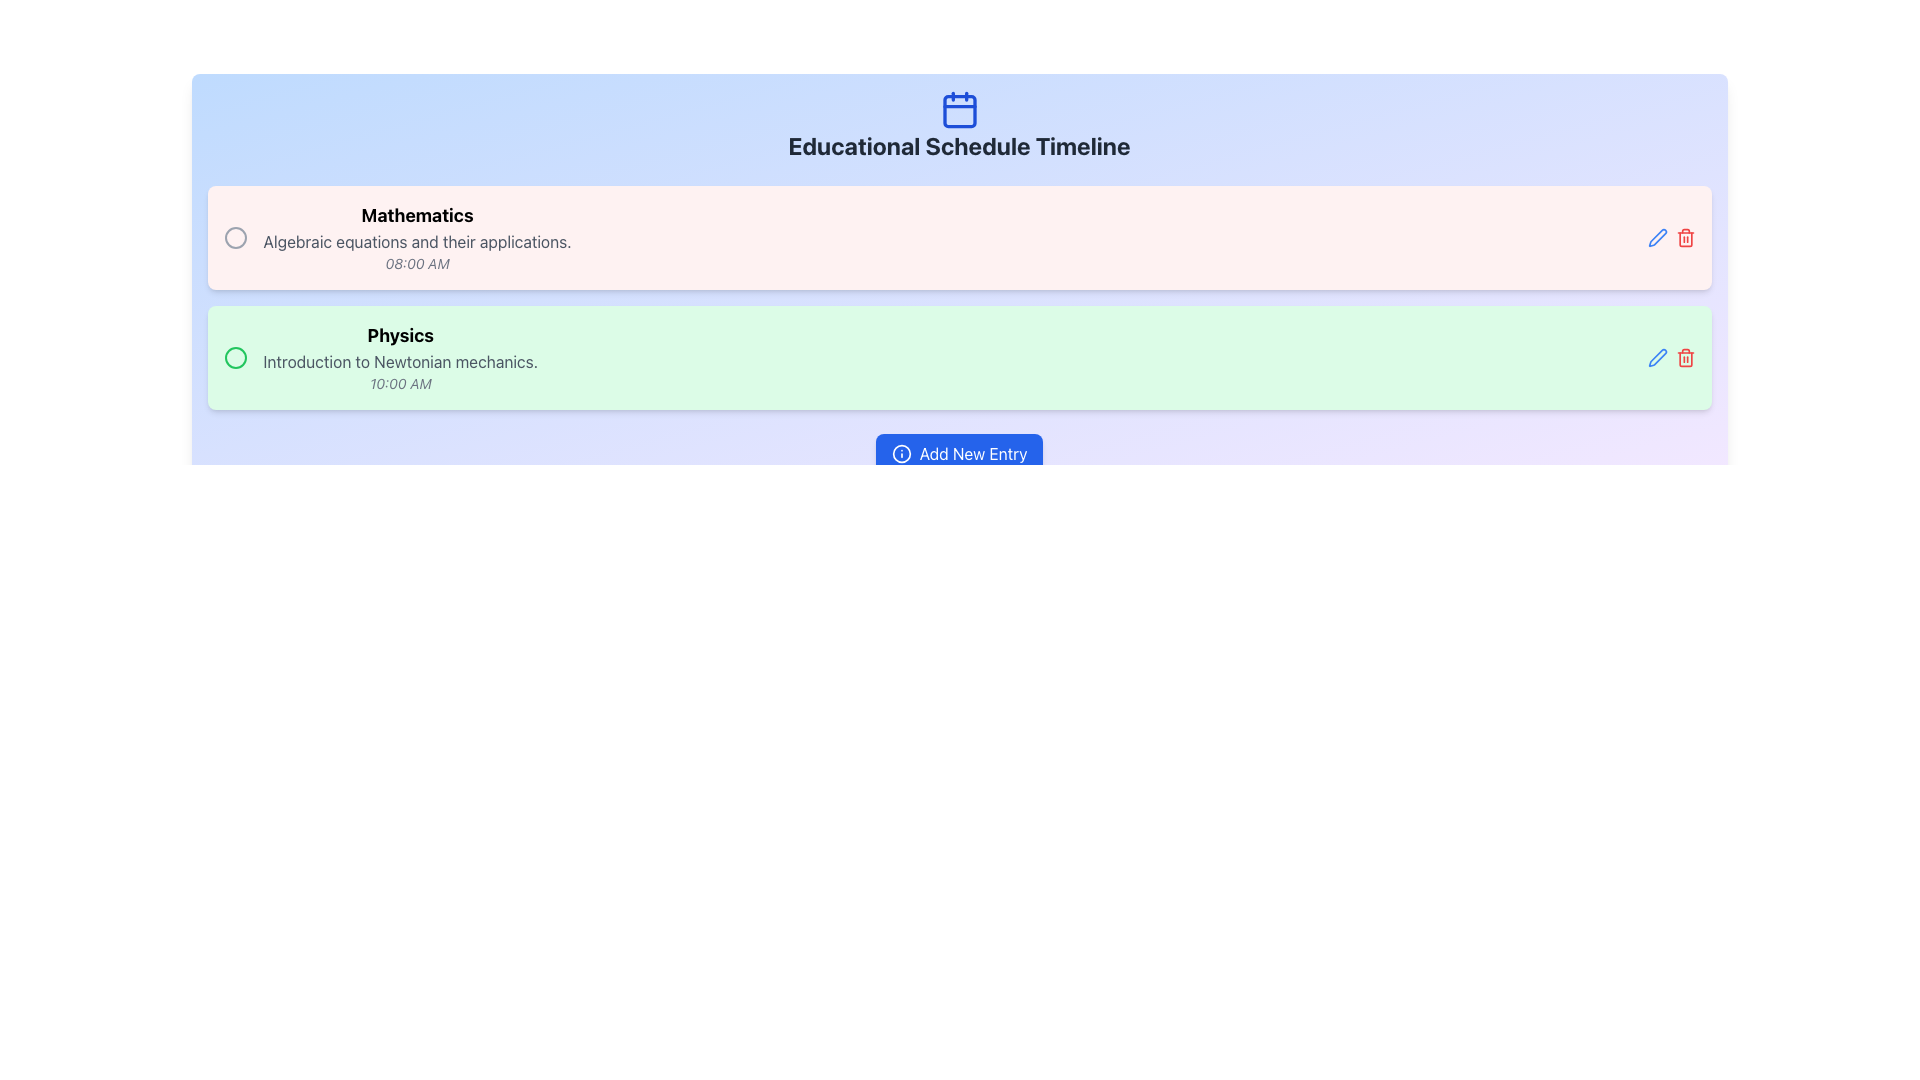  Describe the element at coordinates (235, 237) in the screenshot. I see `the appearance of the symbolic marker icon associated with the 'Mathematics' schedule entry, located in the top-left corner of the item` at that location.